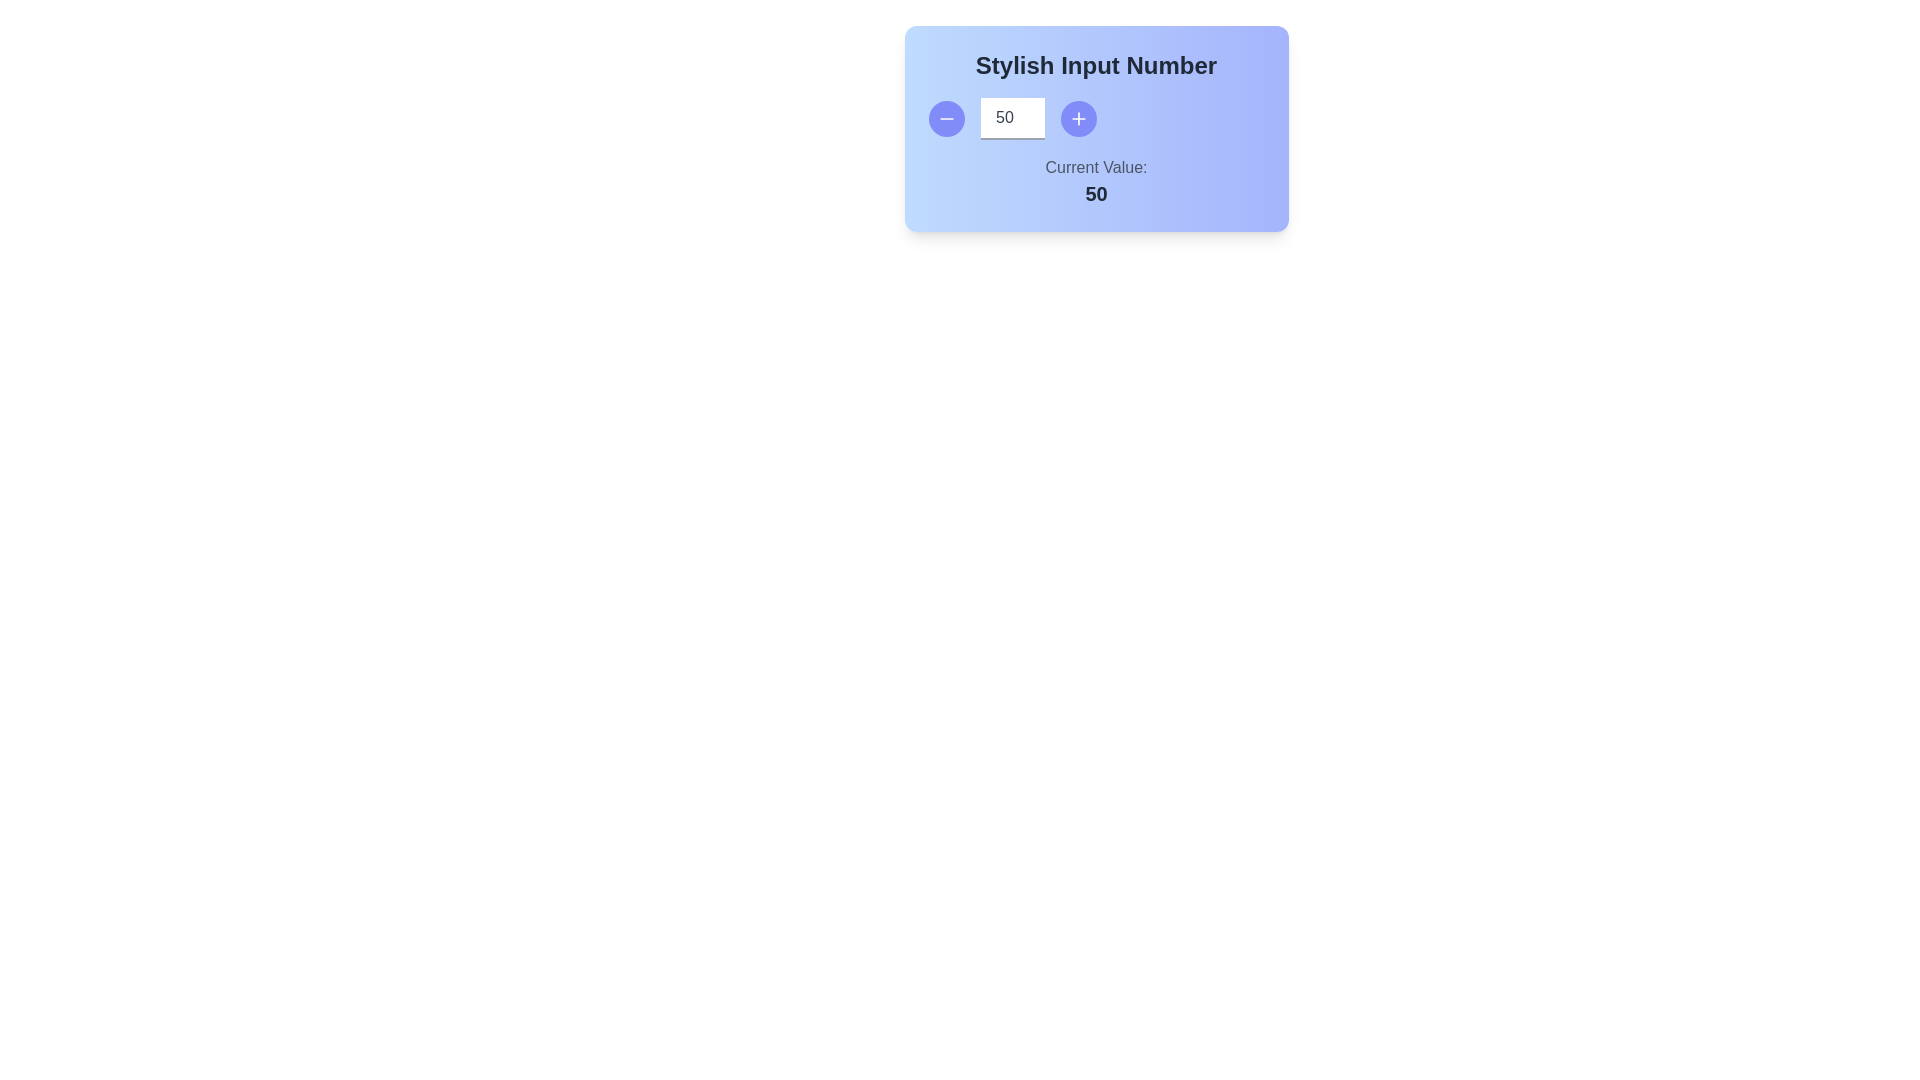  What do you see at coordinates (945, 119) in the screenshot?
I see `the circular button with a minus symbol` at bounding box center [945, 119].